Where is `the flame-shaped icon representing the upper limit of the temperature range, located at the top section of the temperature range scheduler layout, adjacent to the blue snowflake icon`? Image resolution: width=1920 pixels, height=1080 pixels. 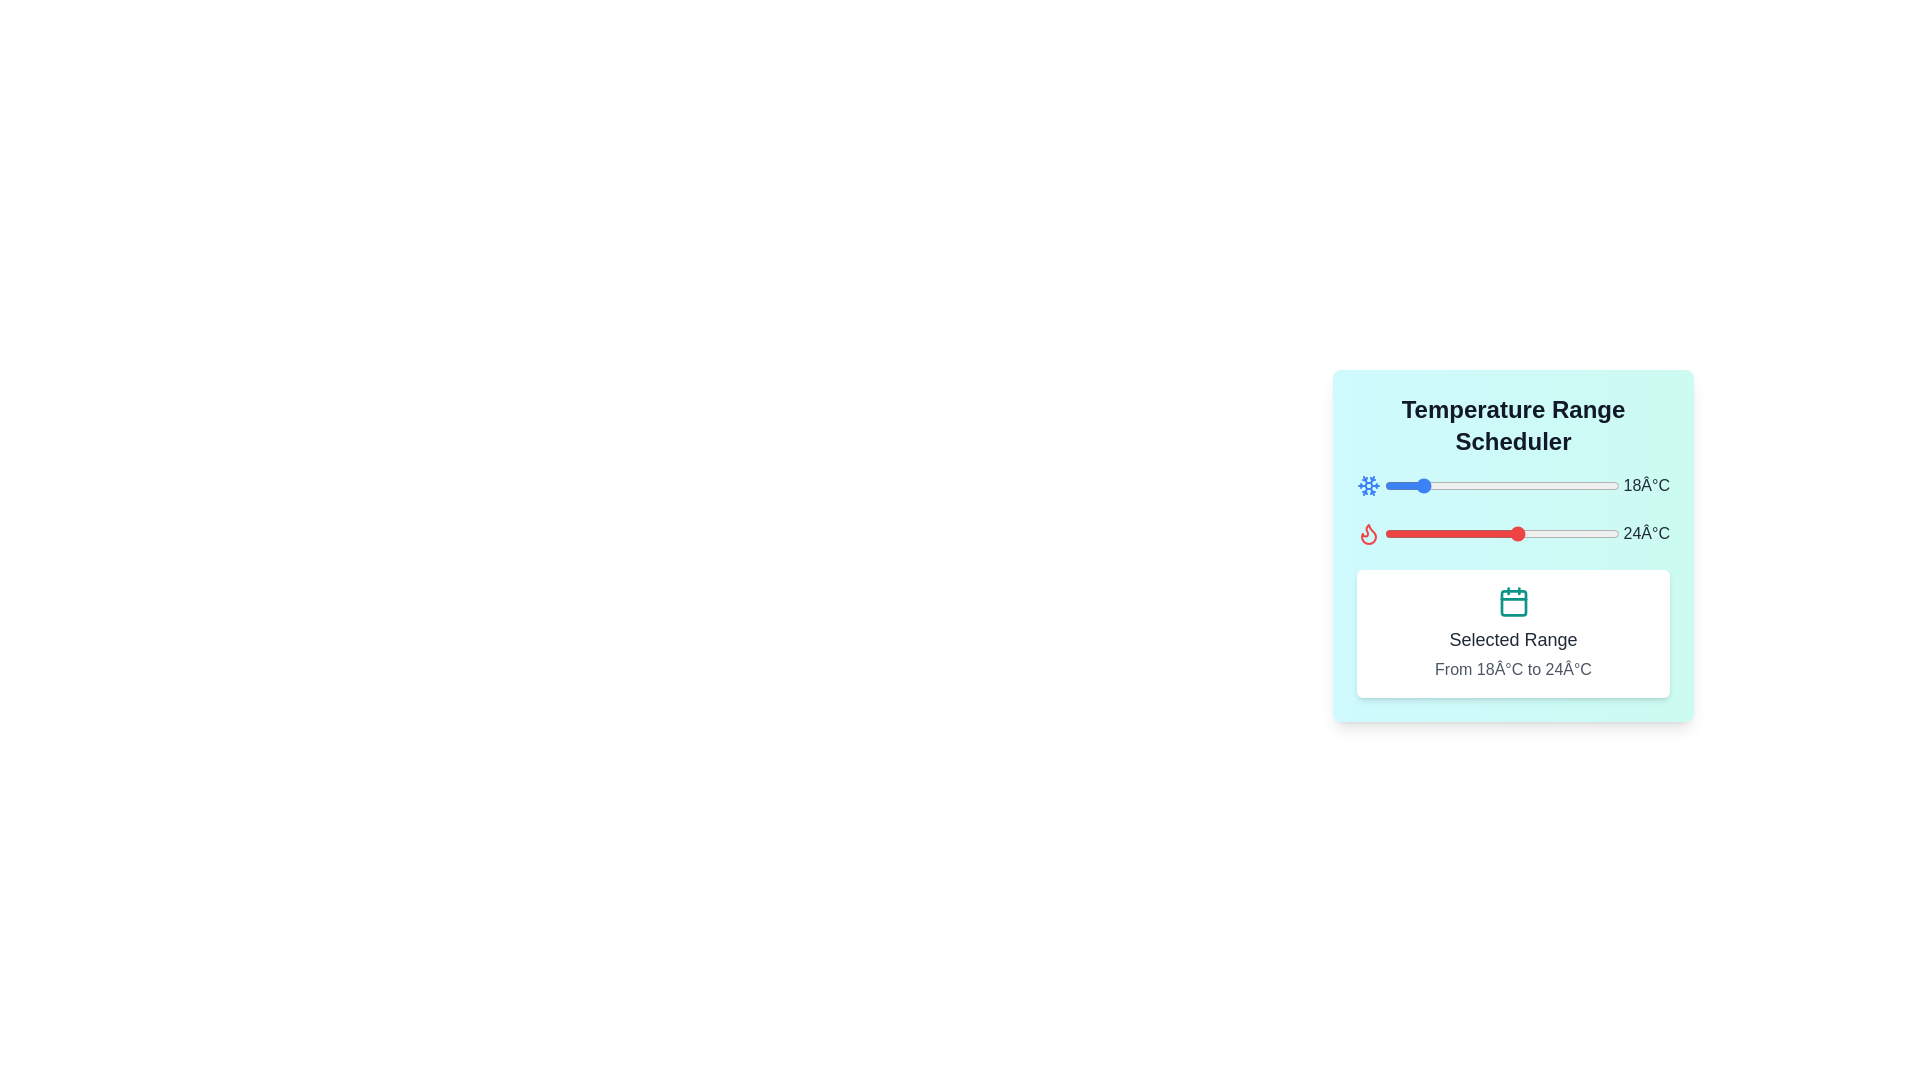 the flame-shaped icon representing the upper limit of the temperature range, located at the top section of the temperature range scheduler layout, adjacent to the blue snowflake icon is located at coordinates (1367, 533).